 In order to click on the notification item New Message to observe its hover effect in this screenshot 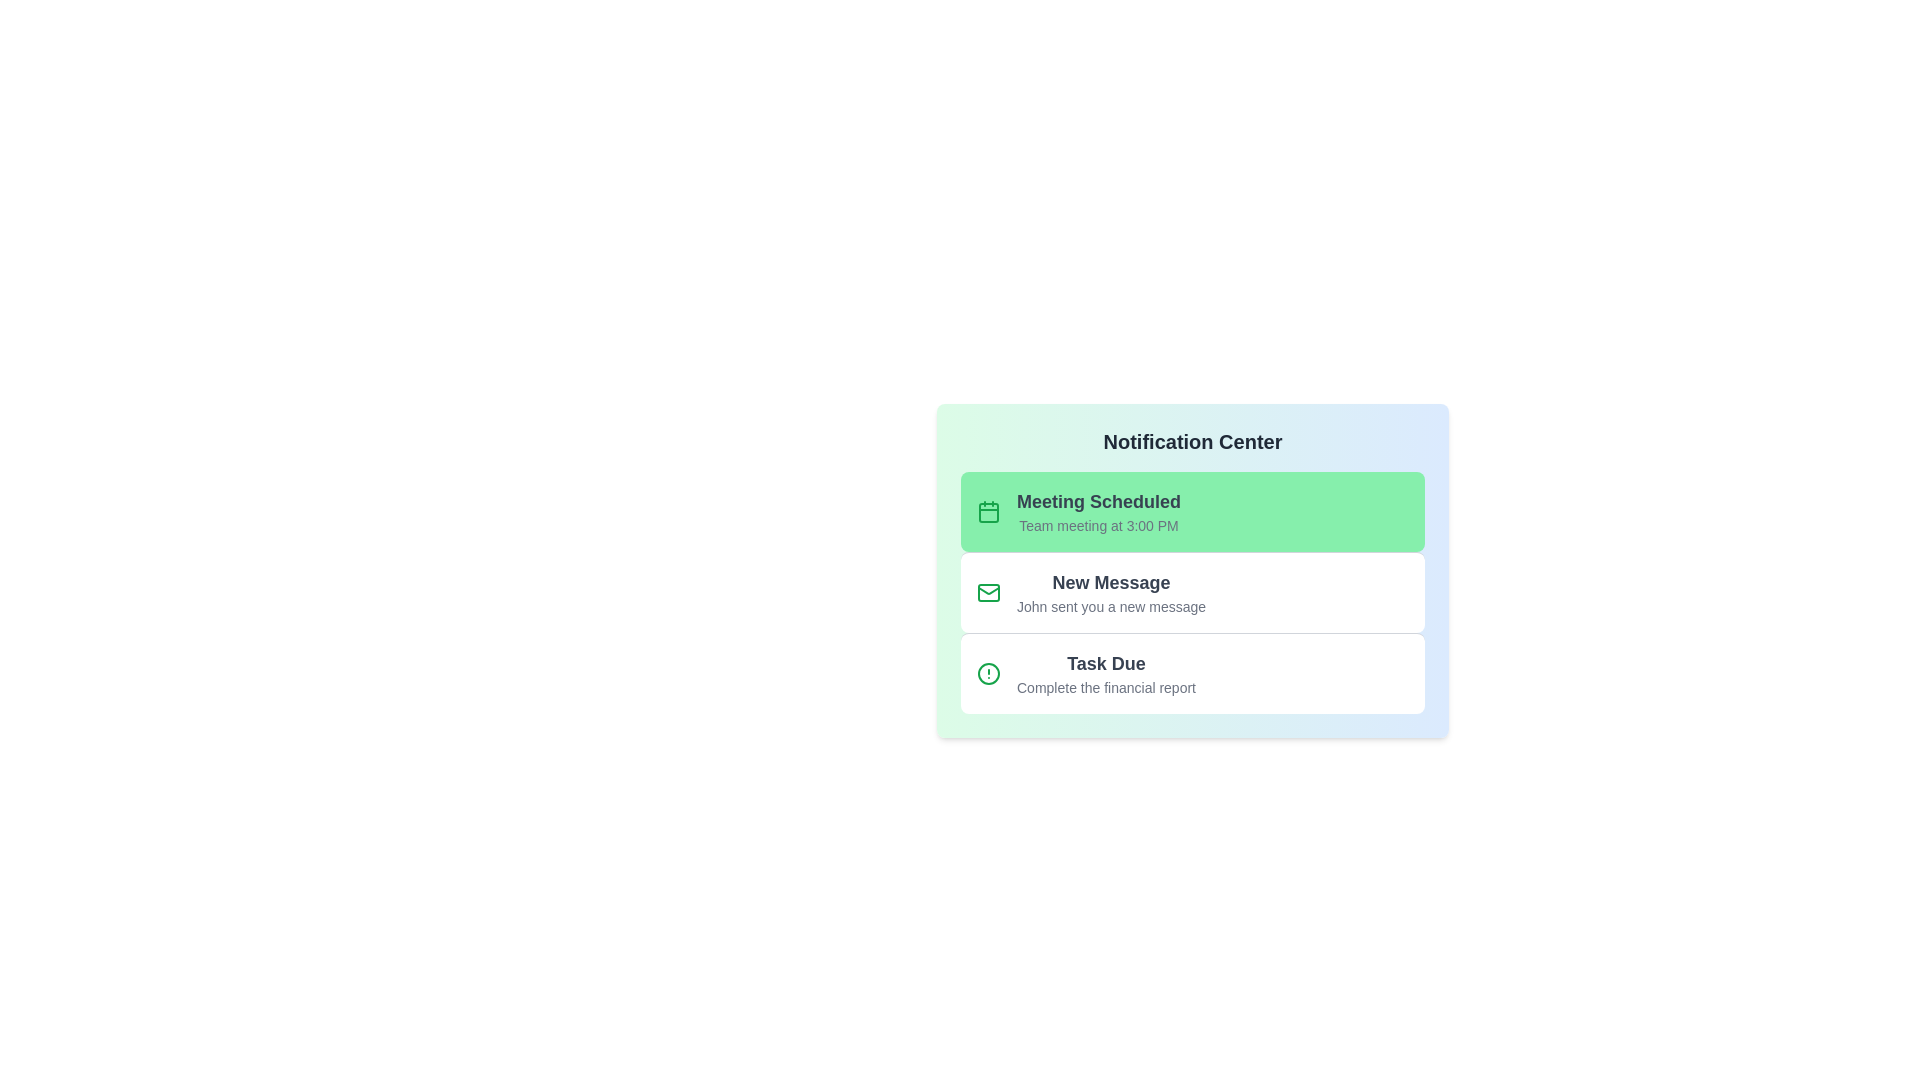, I will do `click(1193, 590)`.